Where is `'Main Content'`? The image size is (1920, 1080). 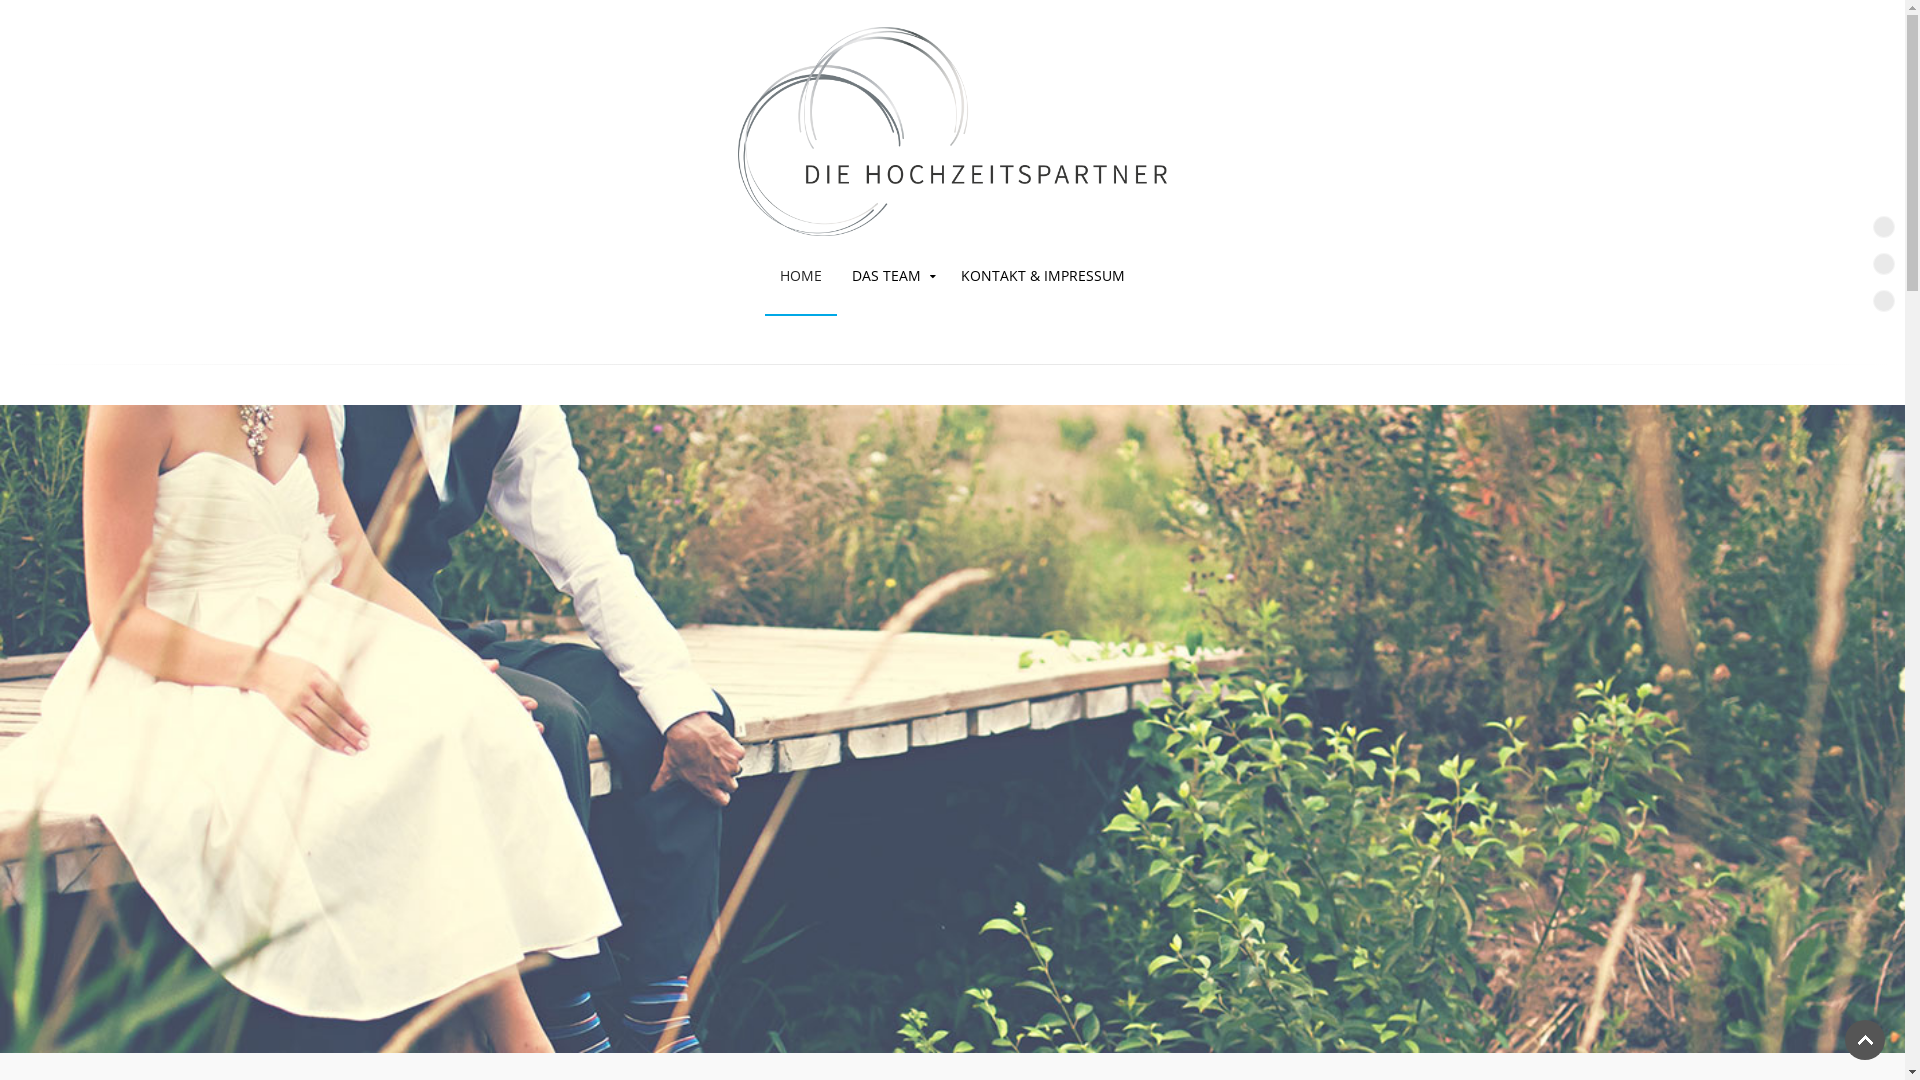
'Main Content' is located at coordinates (1882, 300).